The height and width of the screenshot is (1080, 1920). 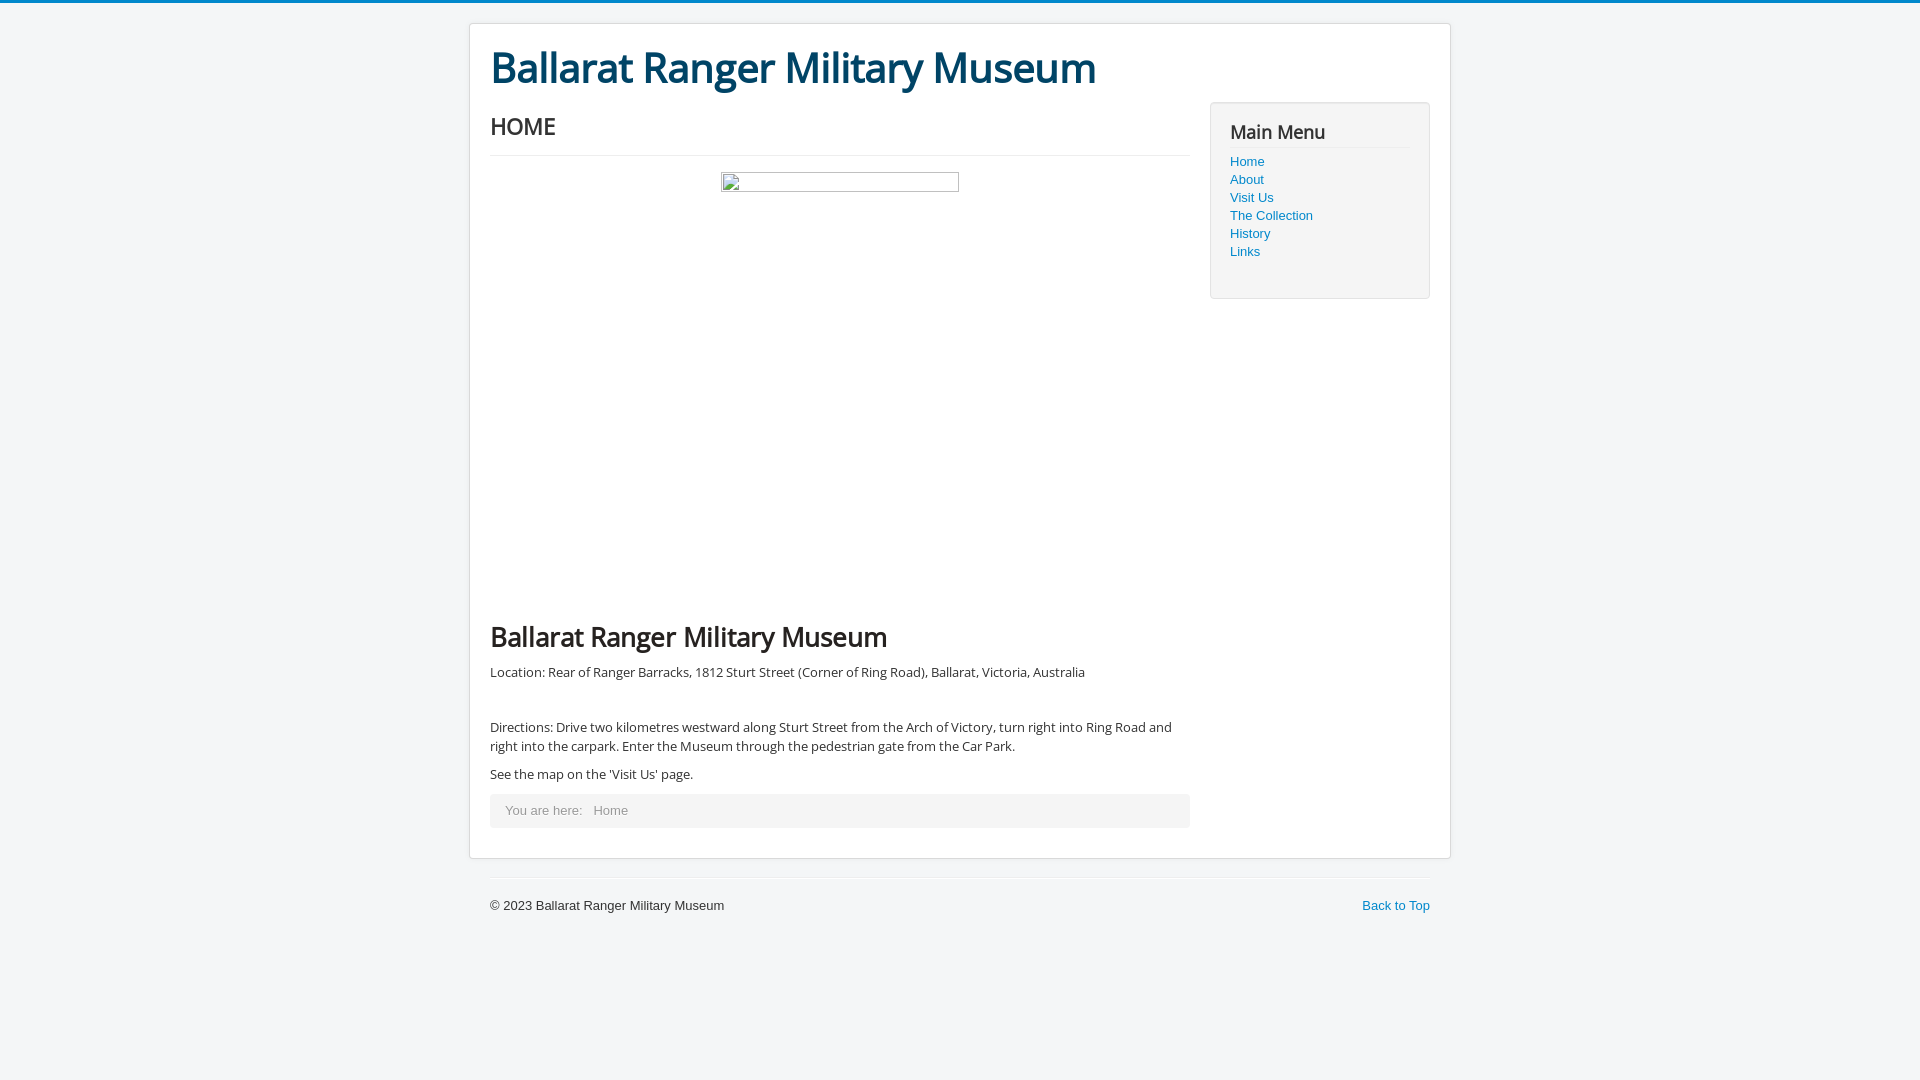 I want to click on 'Visit Us', so click(x=1320, y=197).